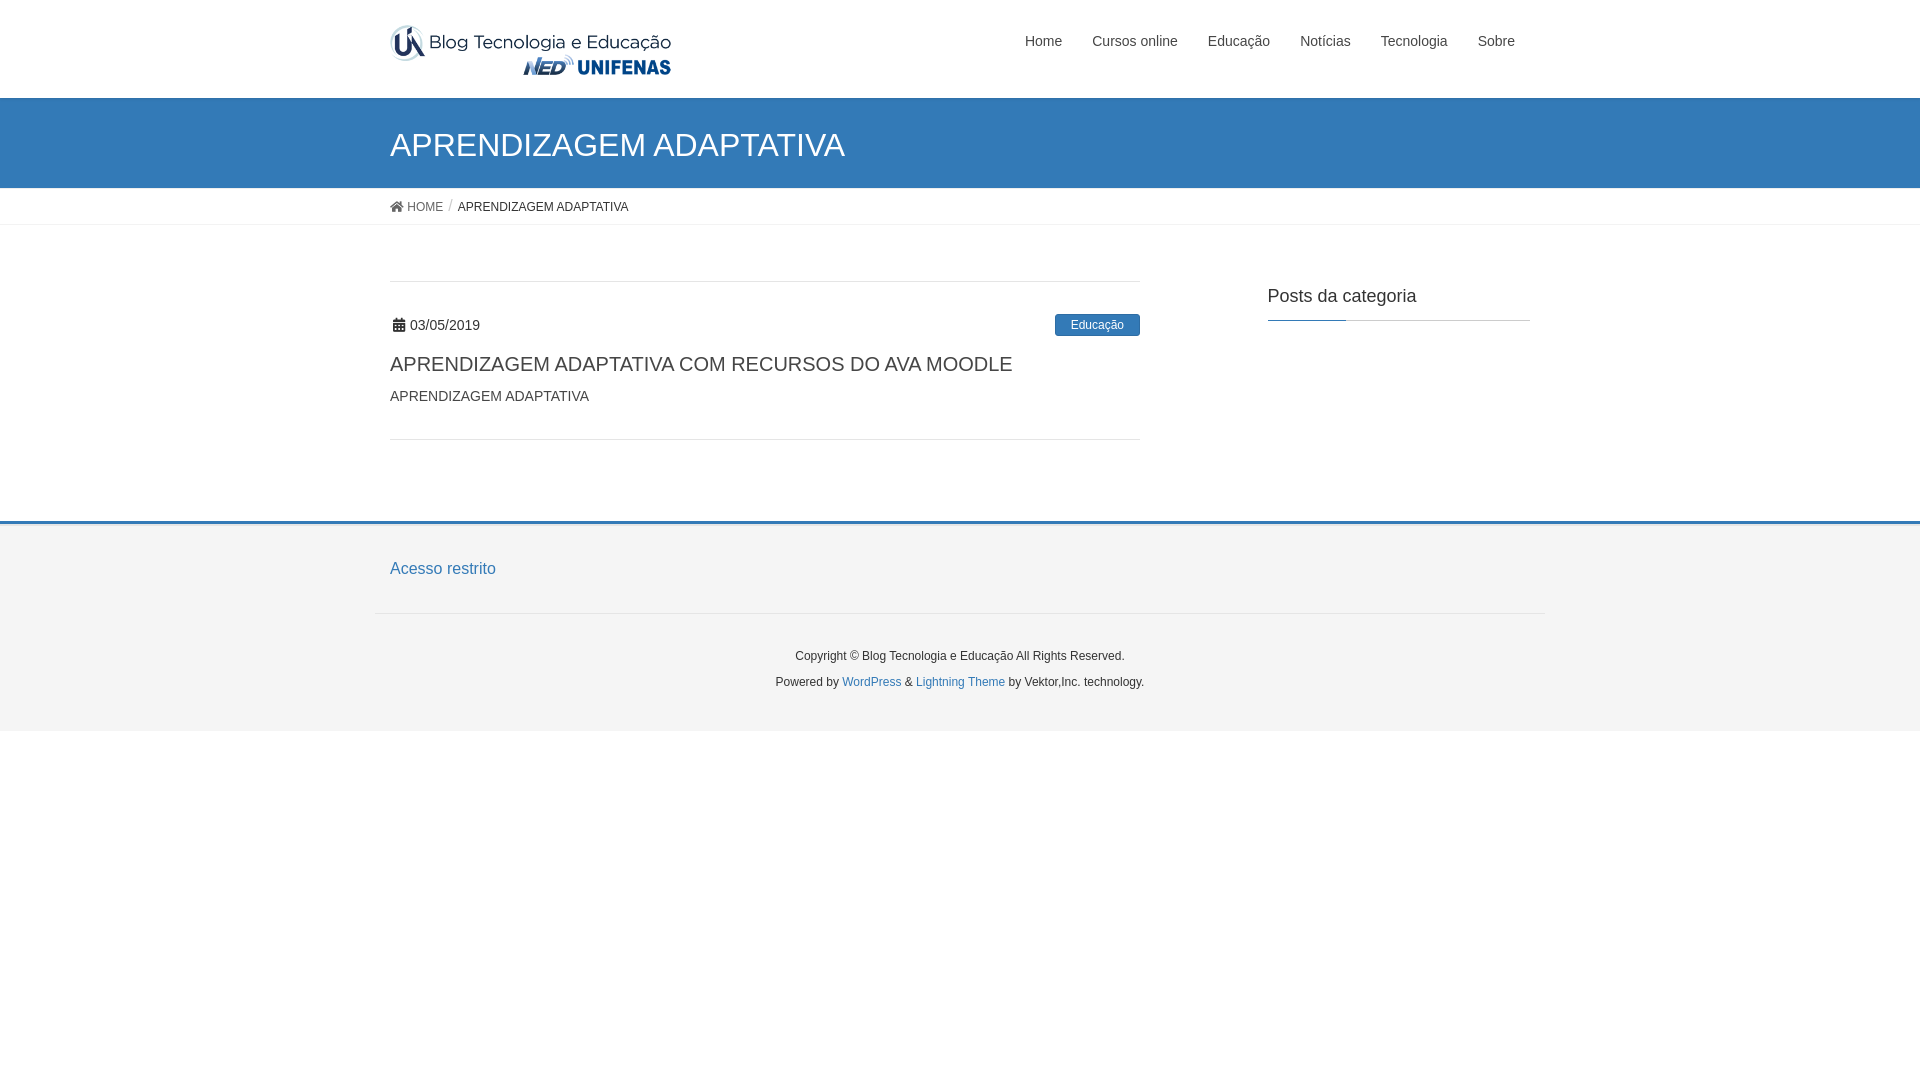 The image size is (1920, 1080). What do you see at coordinates (1042, 41) in the screenshot?
I see `'Home'` at bounding box center [1042, 41].